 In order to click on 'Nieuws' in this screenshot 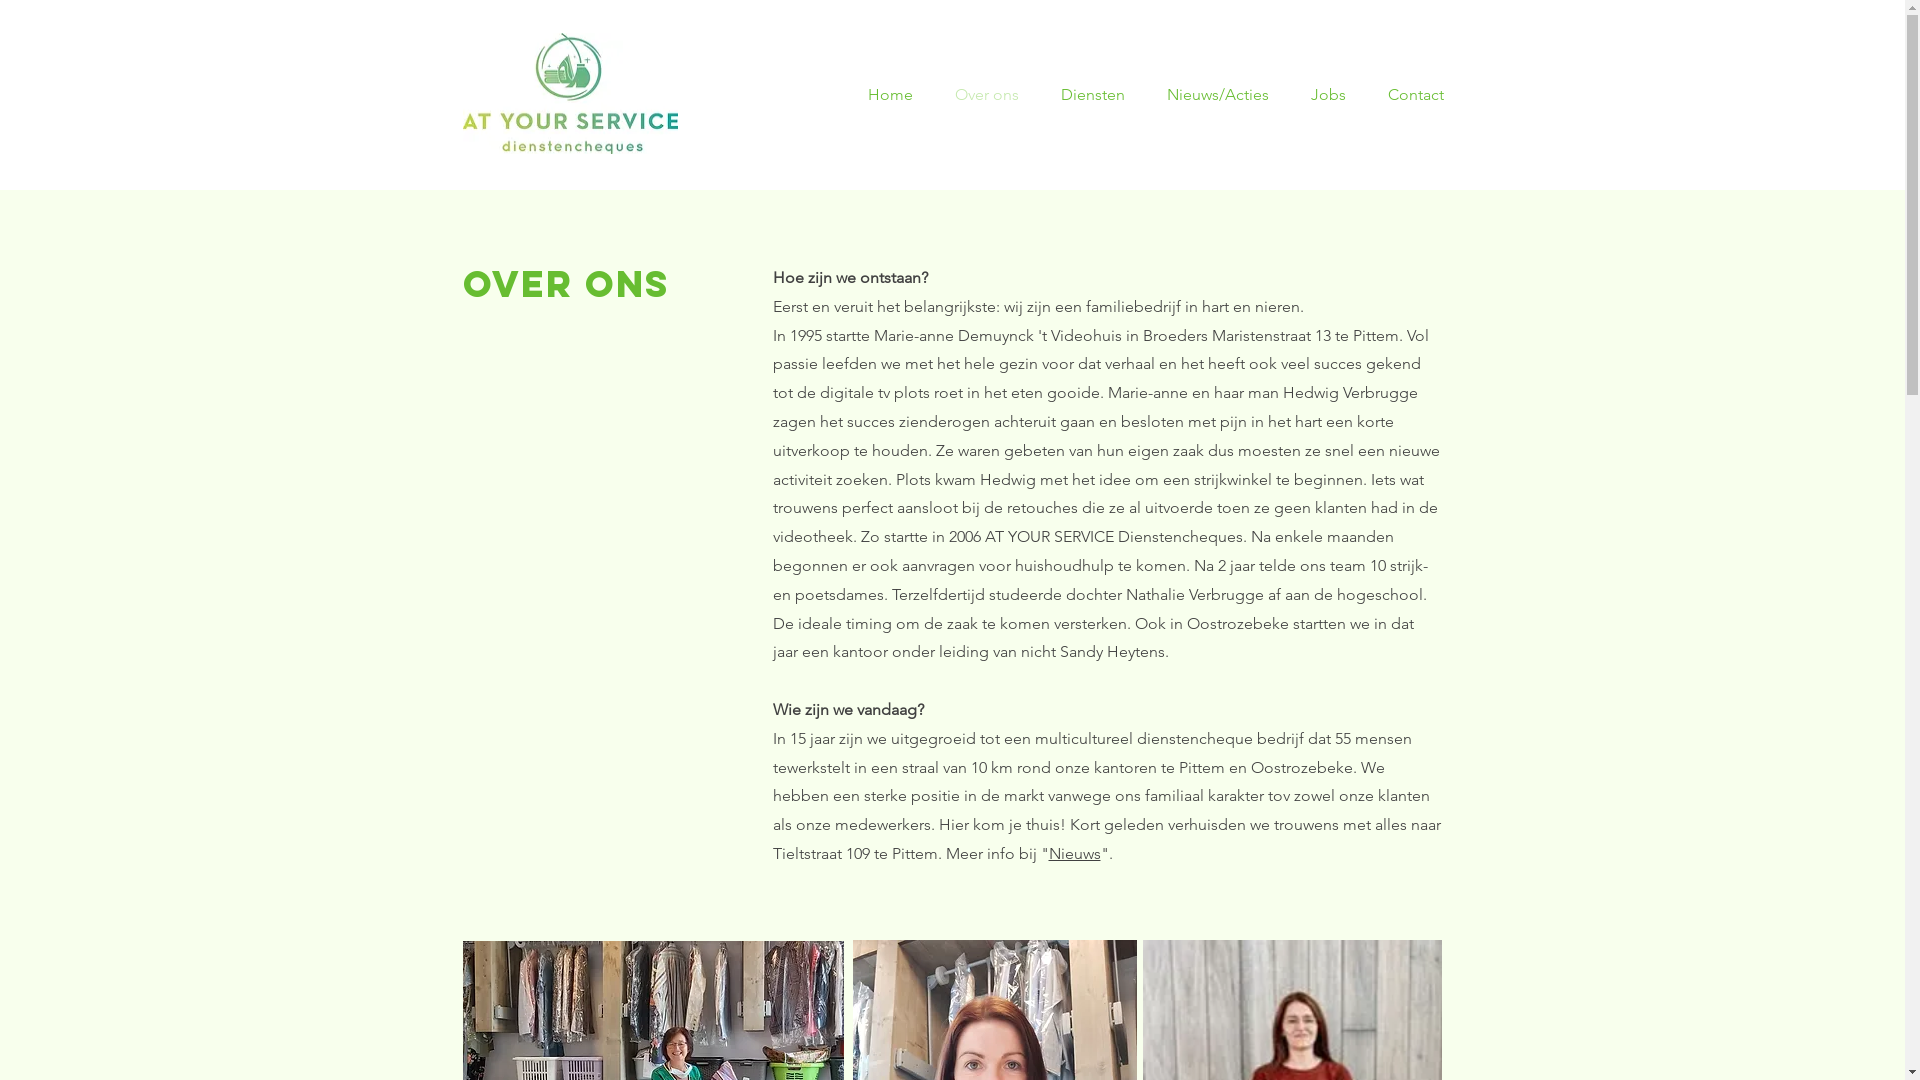, I will do `click(1073, 853)`.